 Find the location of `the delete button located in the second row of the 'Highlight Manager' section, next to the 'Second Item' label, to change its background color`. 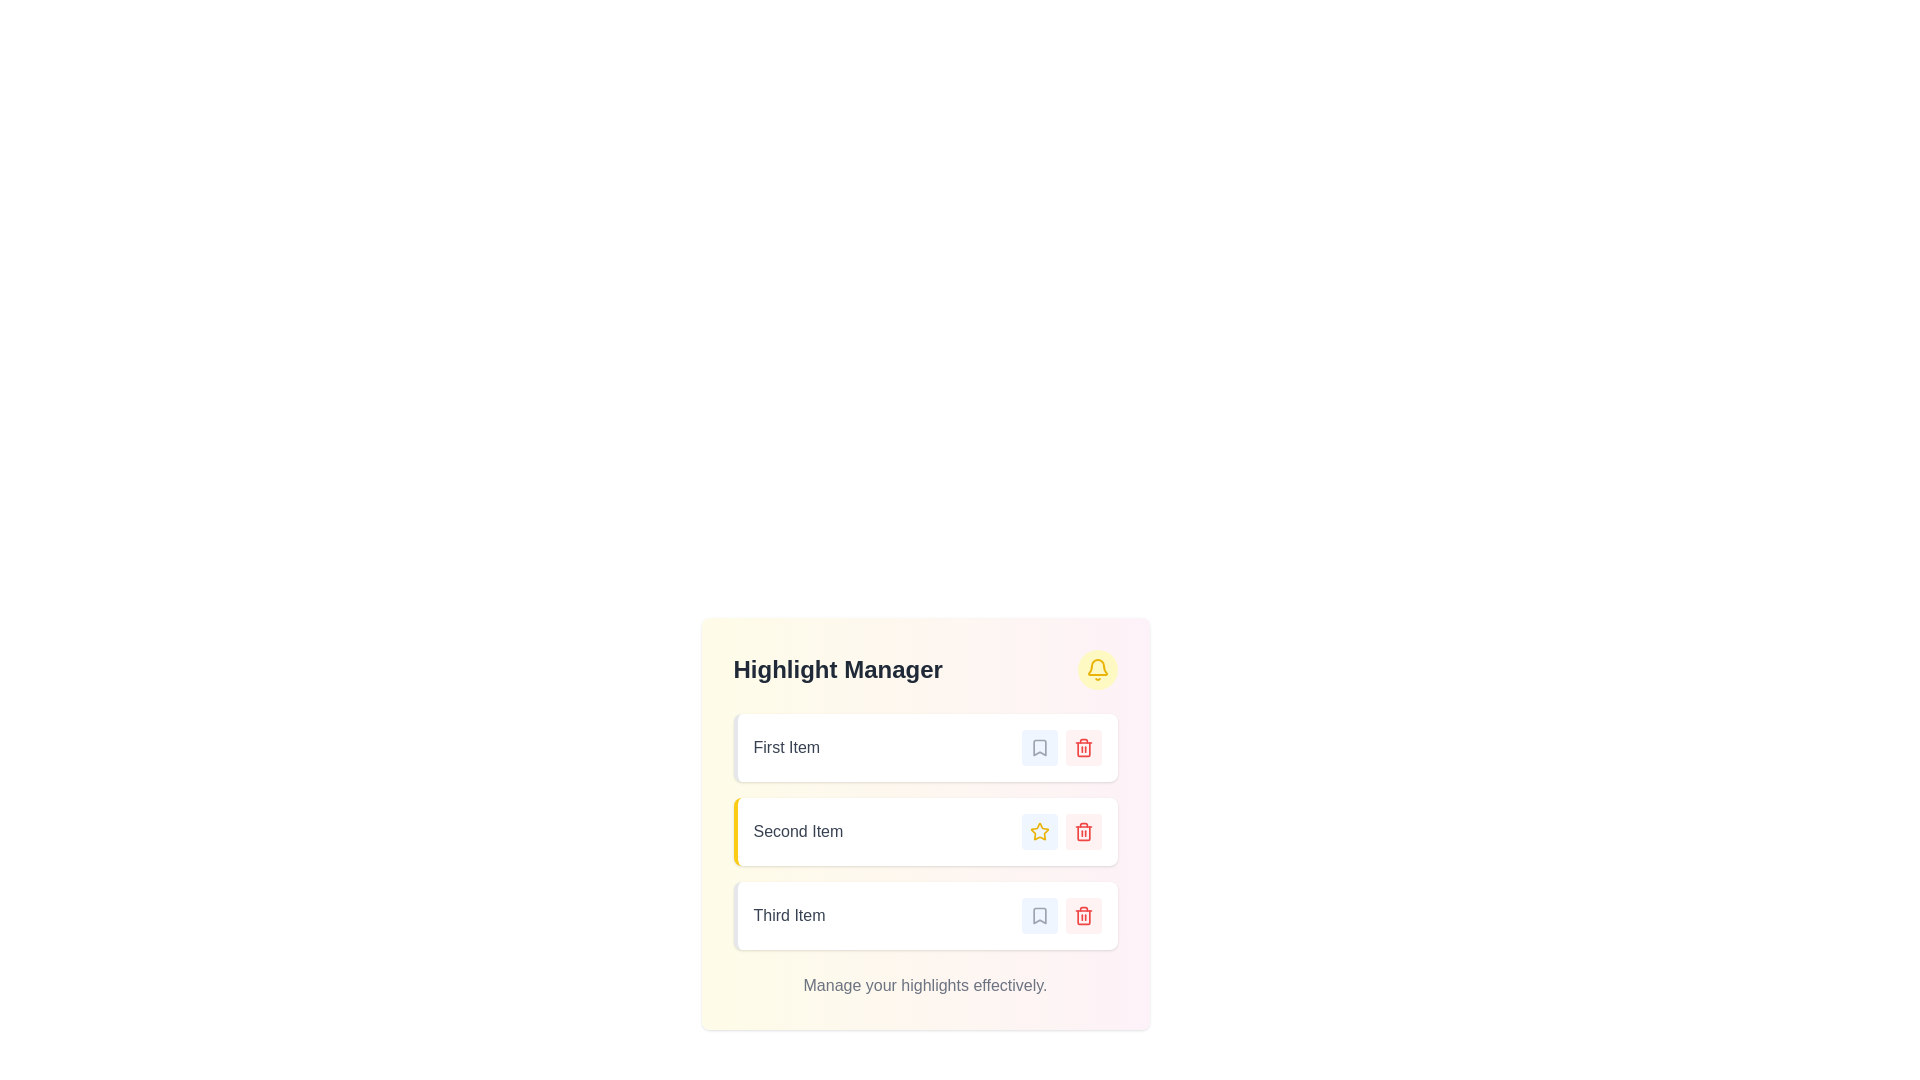

the delete button located in the second row of the 'Highlight Manager' section, next to the 'Second Item' label, to change its background color is located at coordinates (1082, 832).